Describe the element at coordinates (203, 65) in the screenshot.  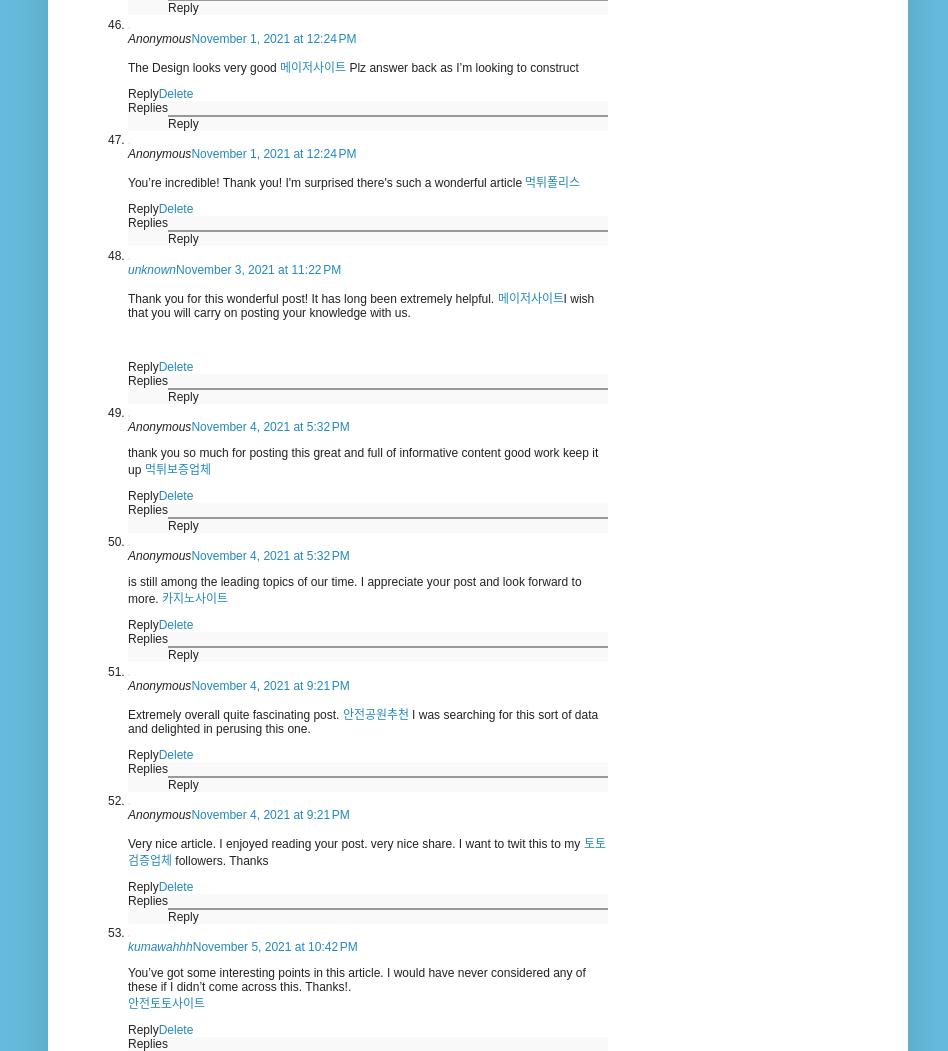
I see `'The Design looks very good'` at that location.